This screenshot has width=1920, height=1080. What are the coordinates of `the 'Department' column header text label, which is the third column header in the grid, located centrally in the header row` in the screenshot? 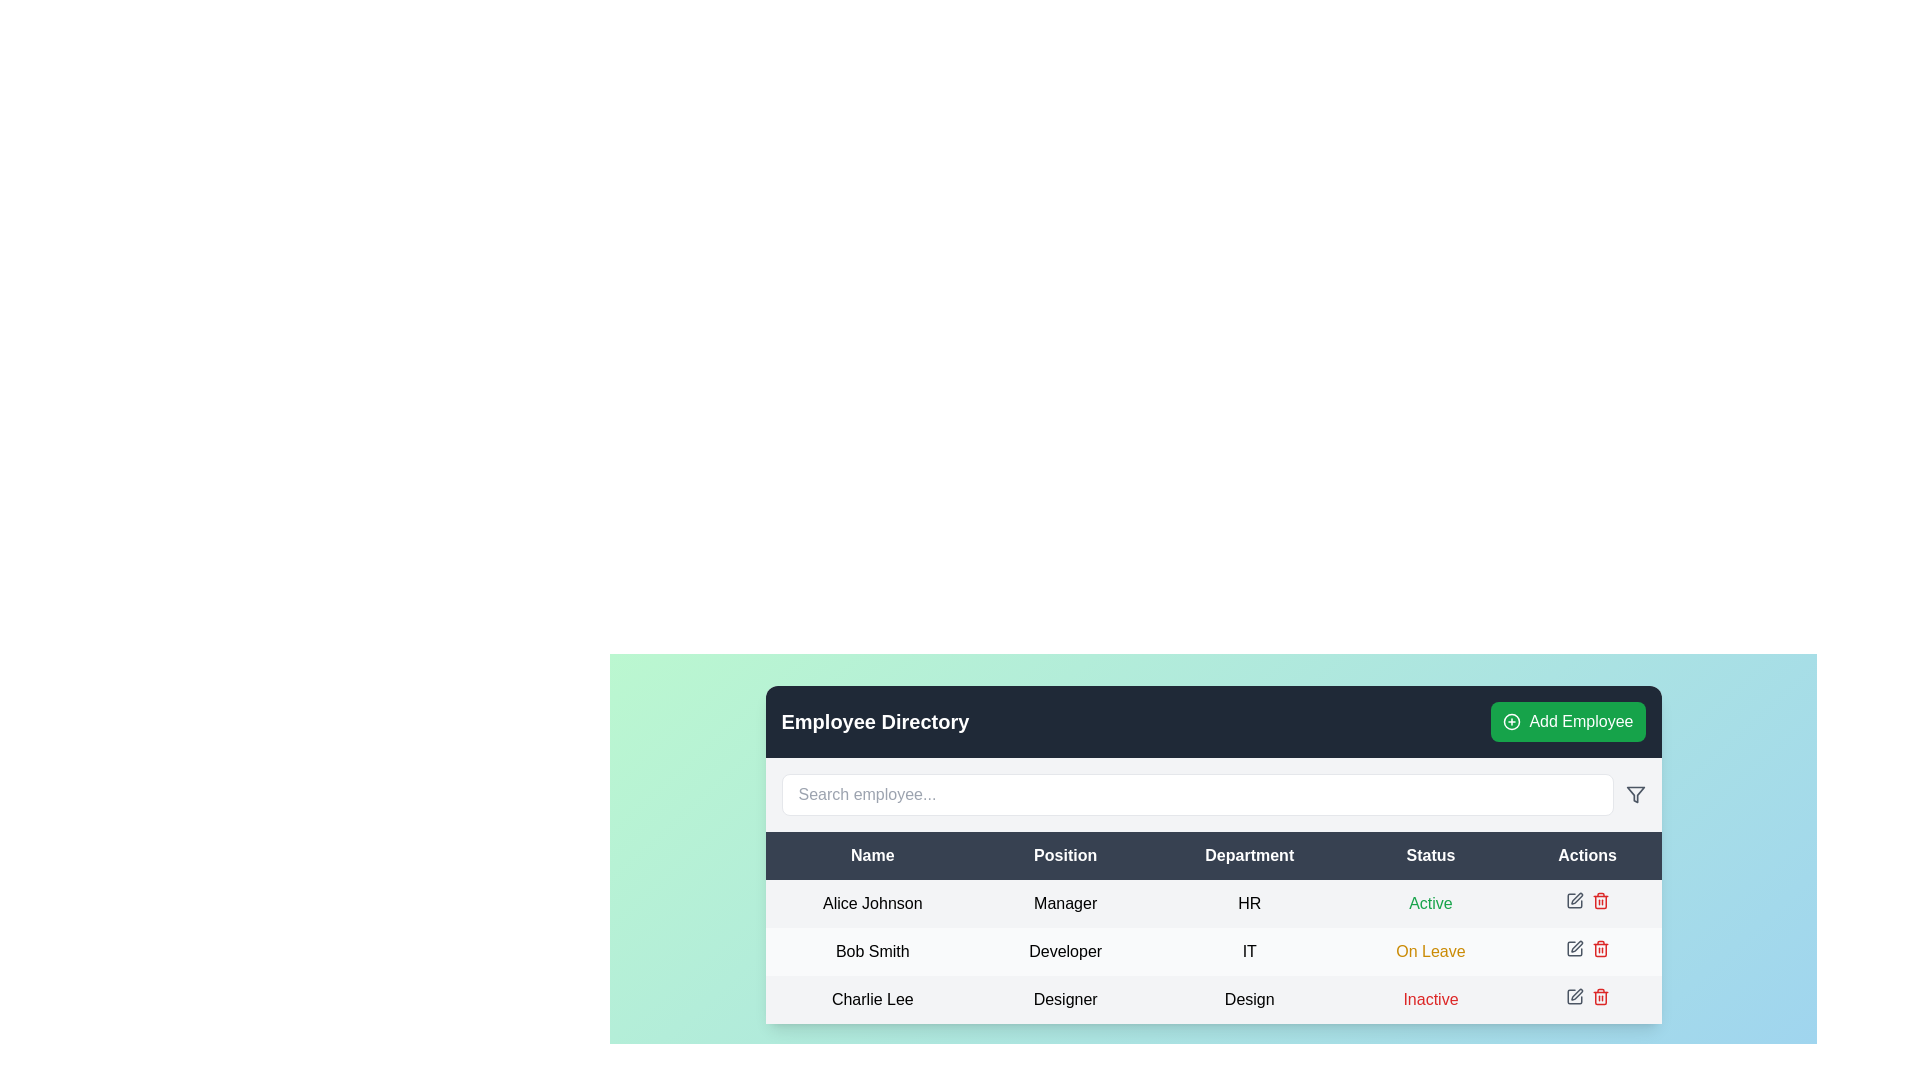 It's located at (1248, 855).